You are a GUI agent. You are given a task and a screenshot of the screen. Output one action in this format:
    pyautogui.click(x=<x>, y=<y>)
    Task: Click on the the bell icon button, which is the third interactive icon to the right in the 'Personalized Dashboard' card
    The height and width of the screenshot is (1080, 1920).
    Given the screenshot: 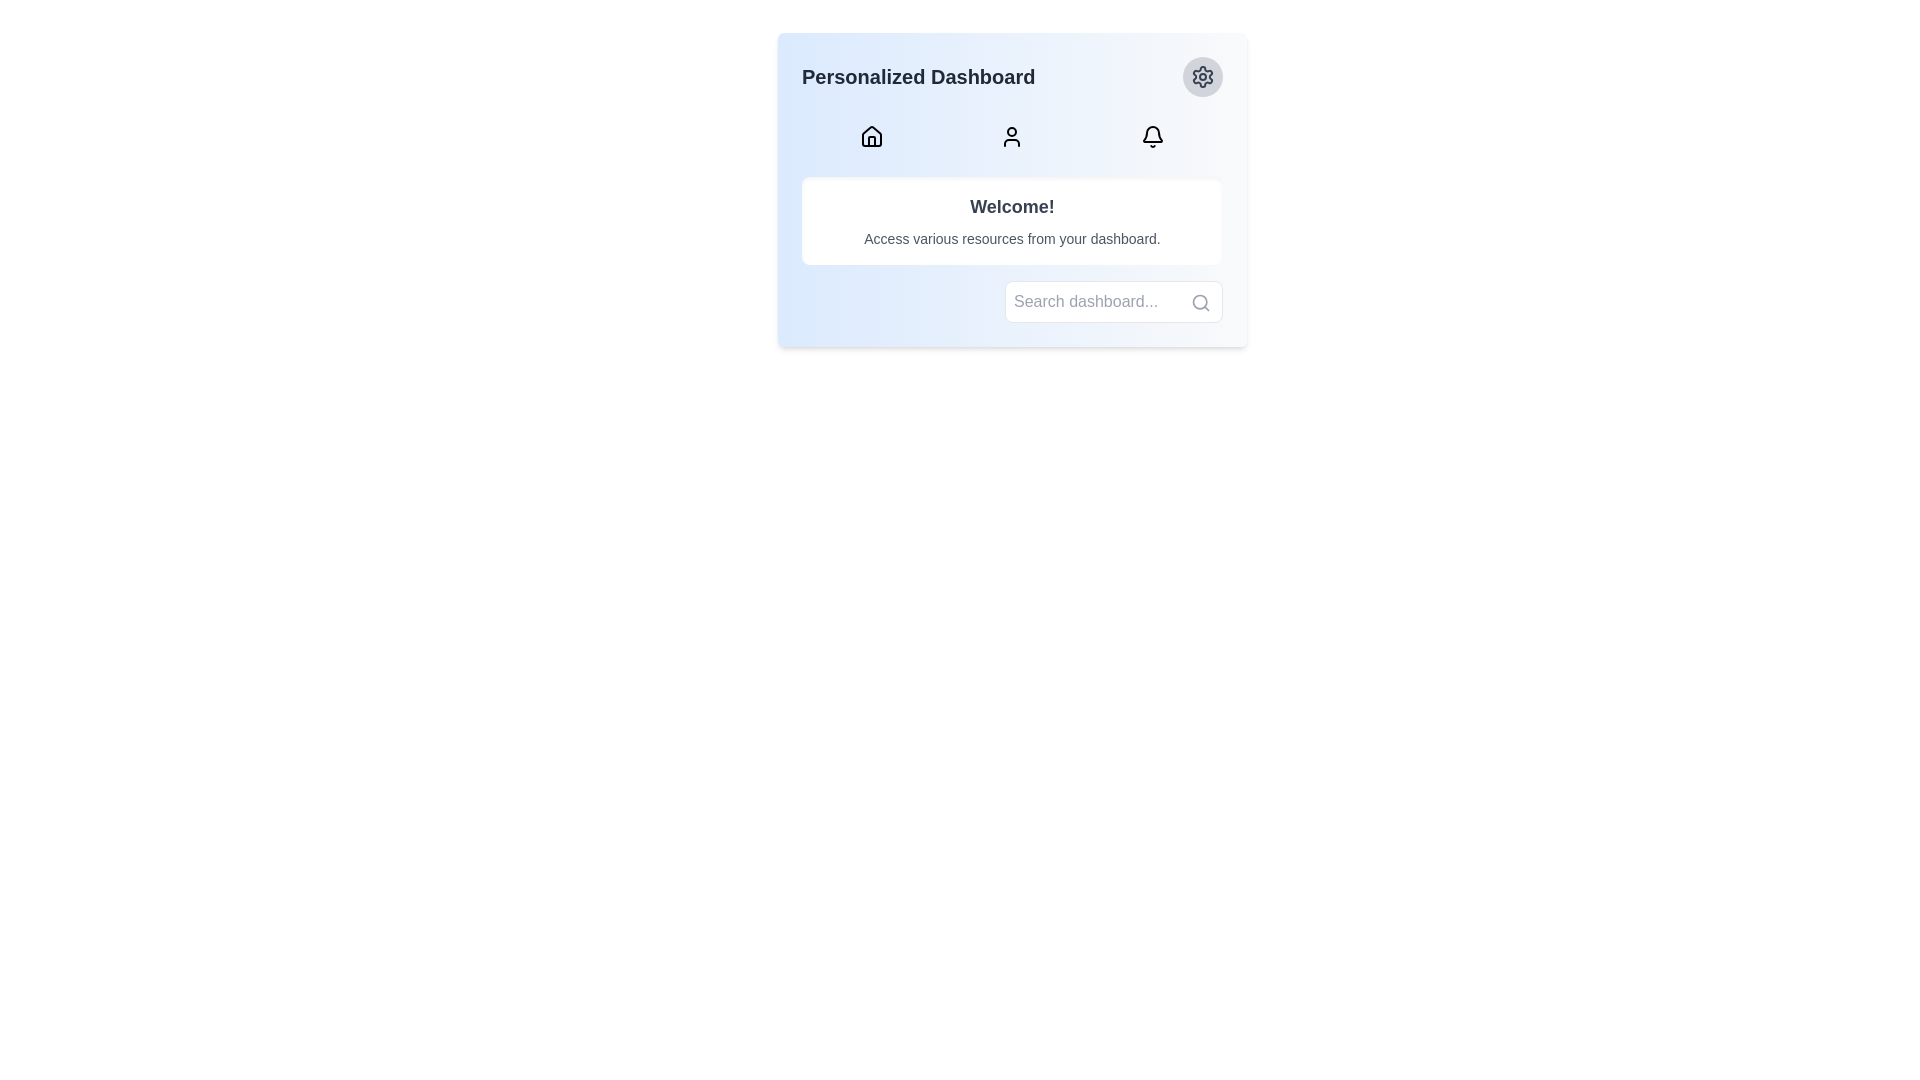 What is the action you would take?
    pyautogui.click(x=1152, y=136)
    